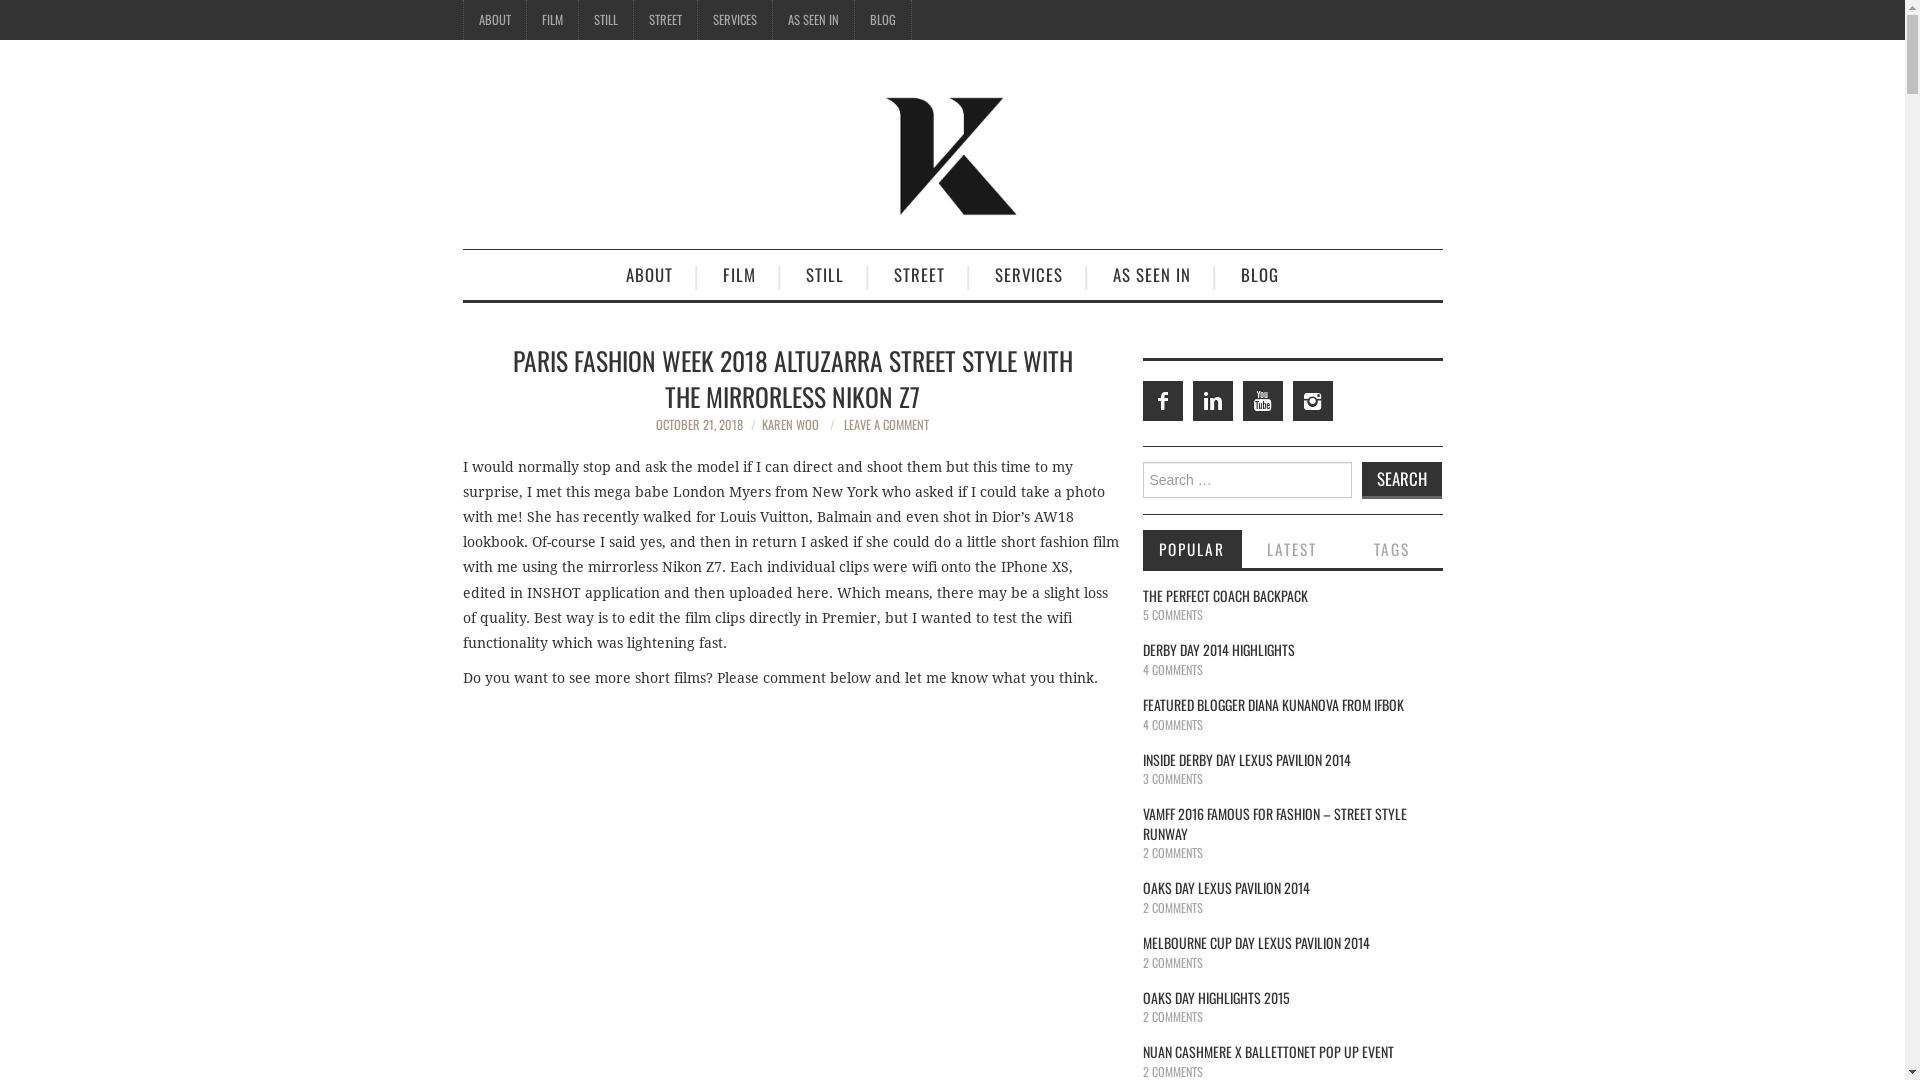 This screenshot has height=1080, width=1920. I want to click on 'AS SEEN IN', so click(1152, 274).